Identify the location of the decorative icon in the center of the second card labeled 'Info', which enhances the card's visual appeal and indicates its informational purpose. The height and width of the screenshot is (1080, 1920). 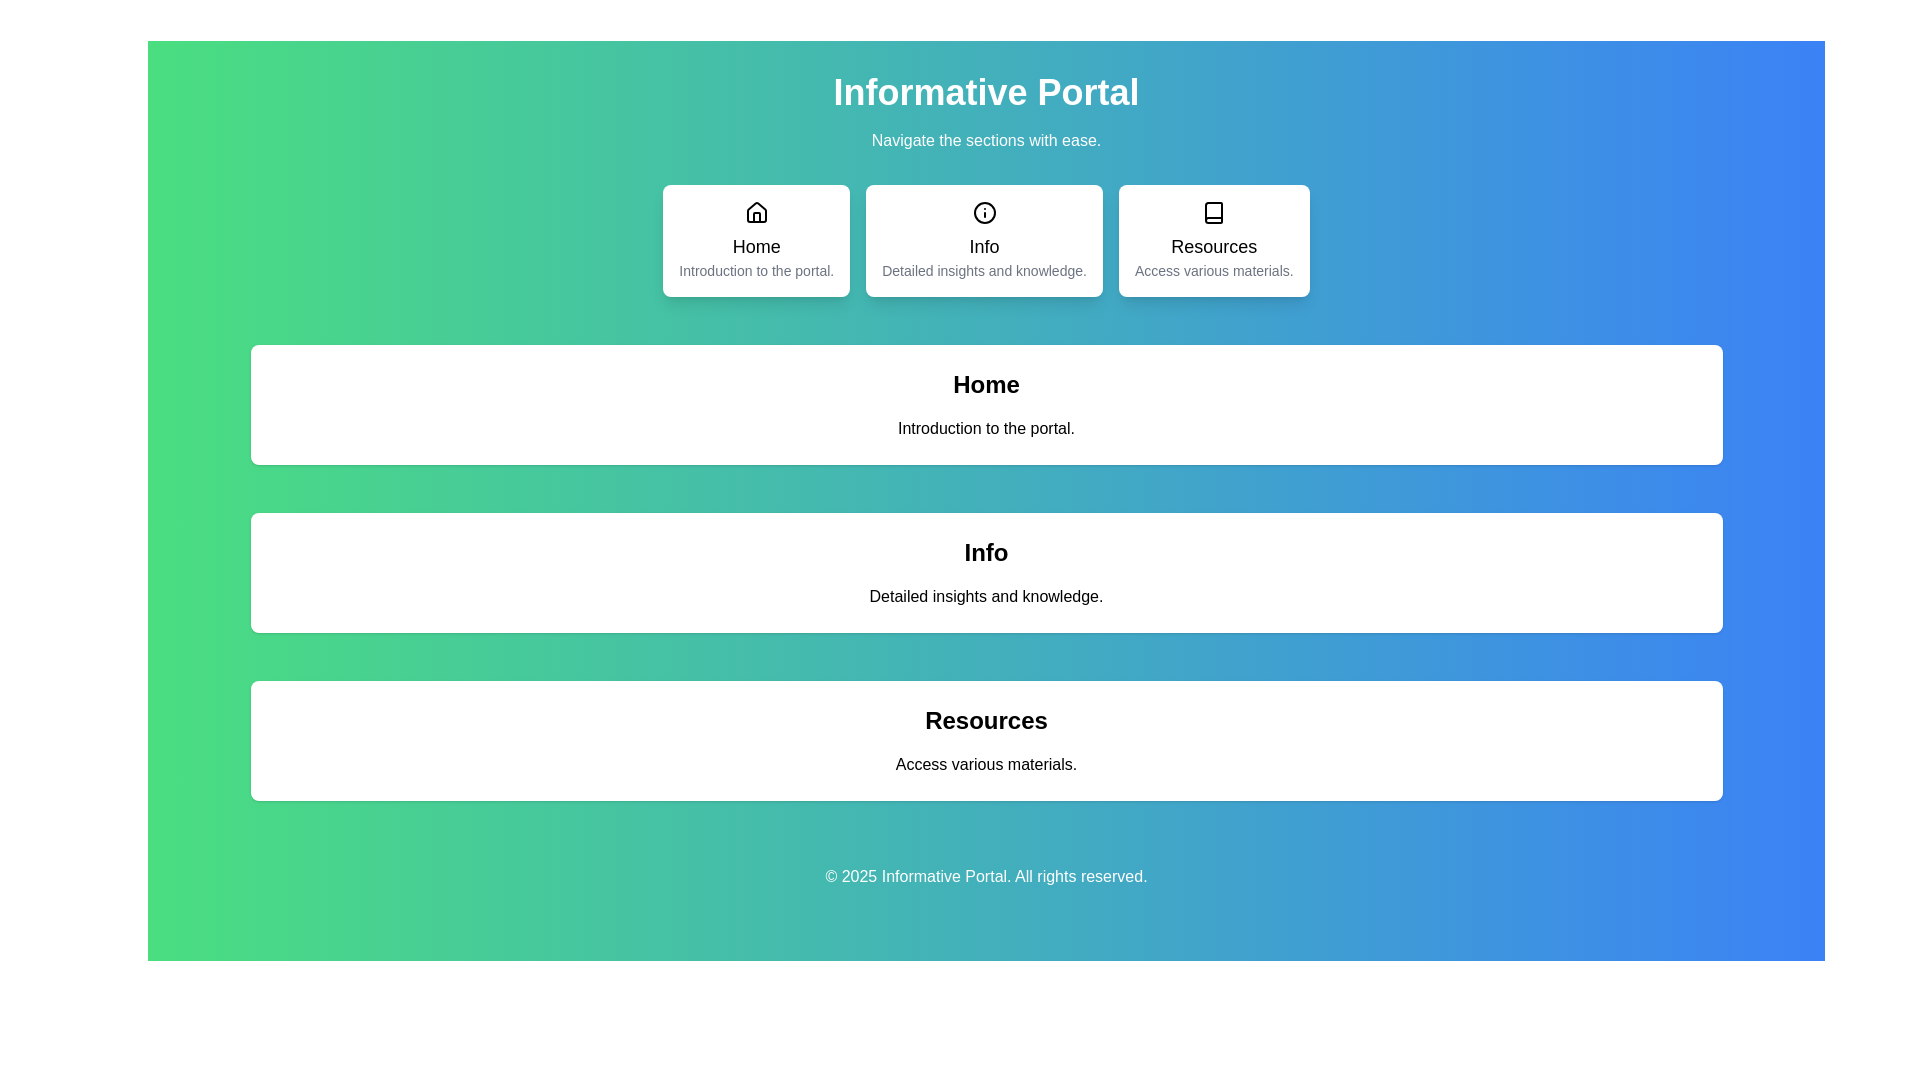
(984, 212).